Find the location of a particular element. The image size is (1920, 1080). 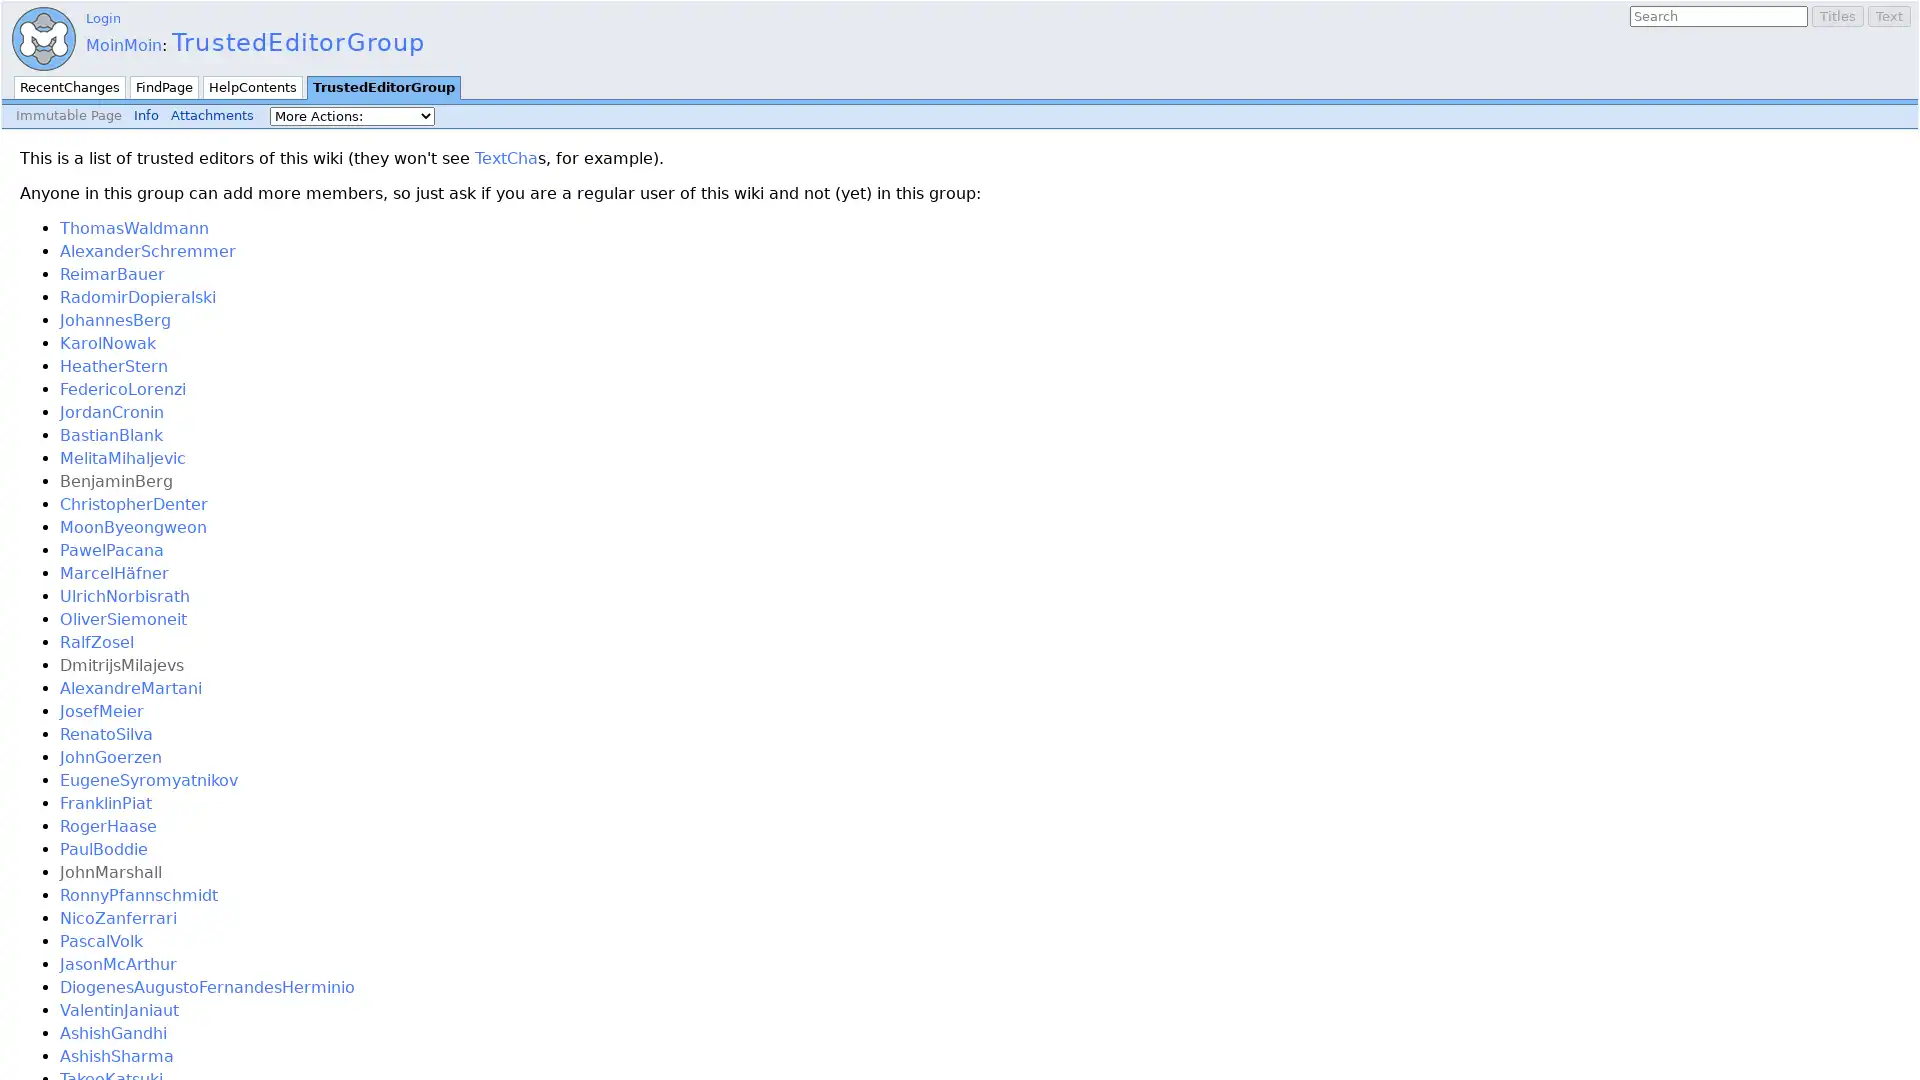

Titles is located at coordinates (1838, 16).